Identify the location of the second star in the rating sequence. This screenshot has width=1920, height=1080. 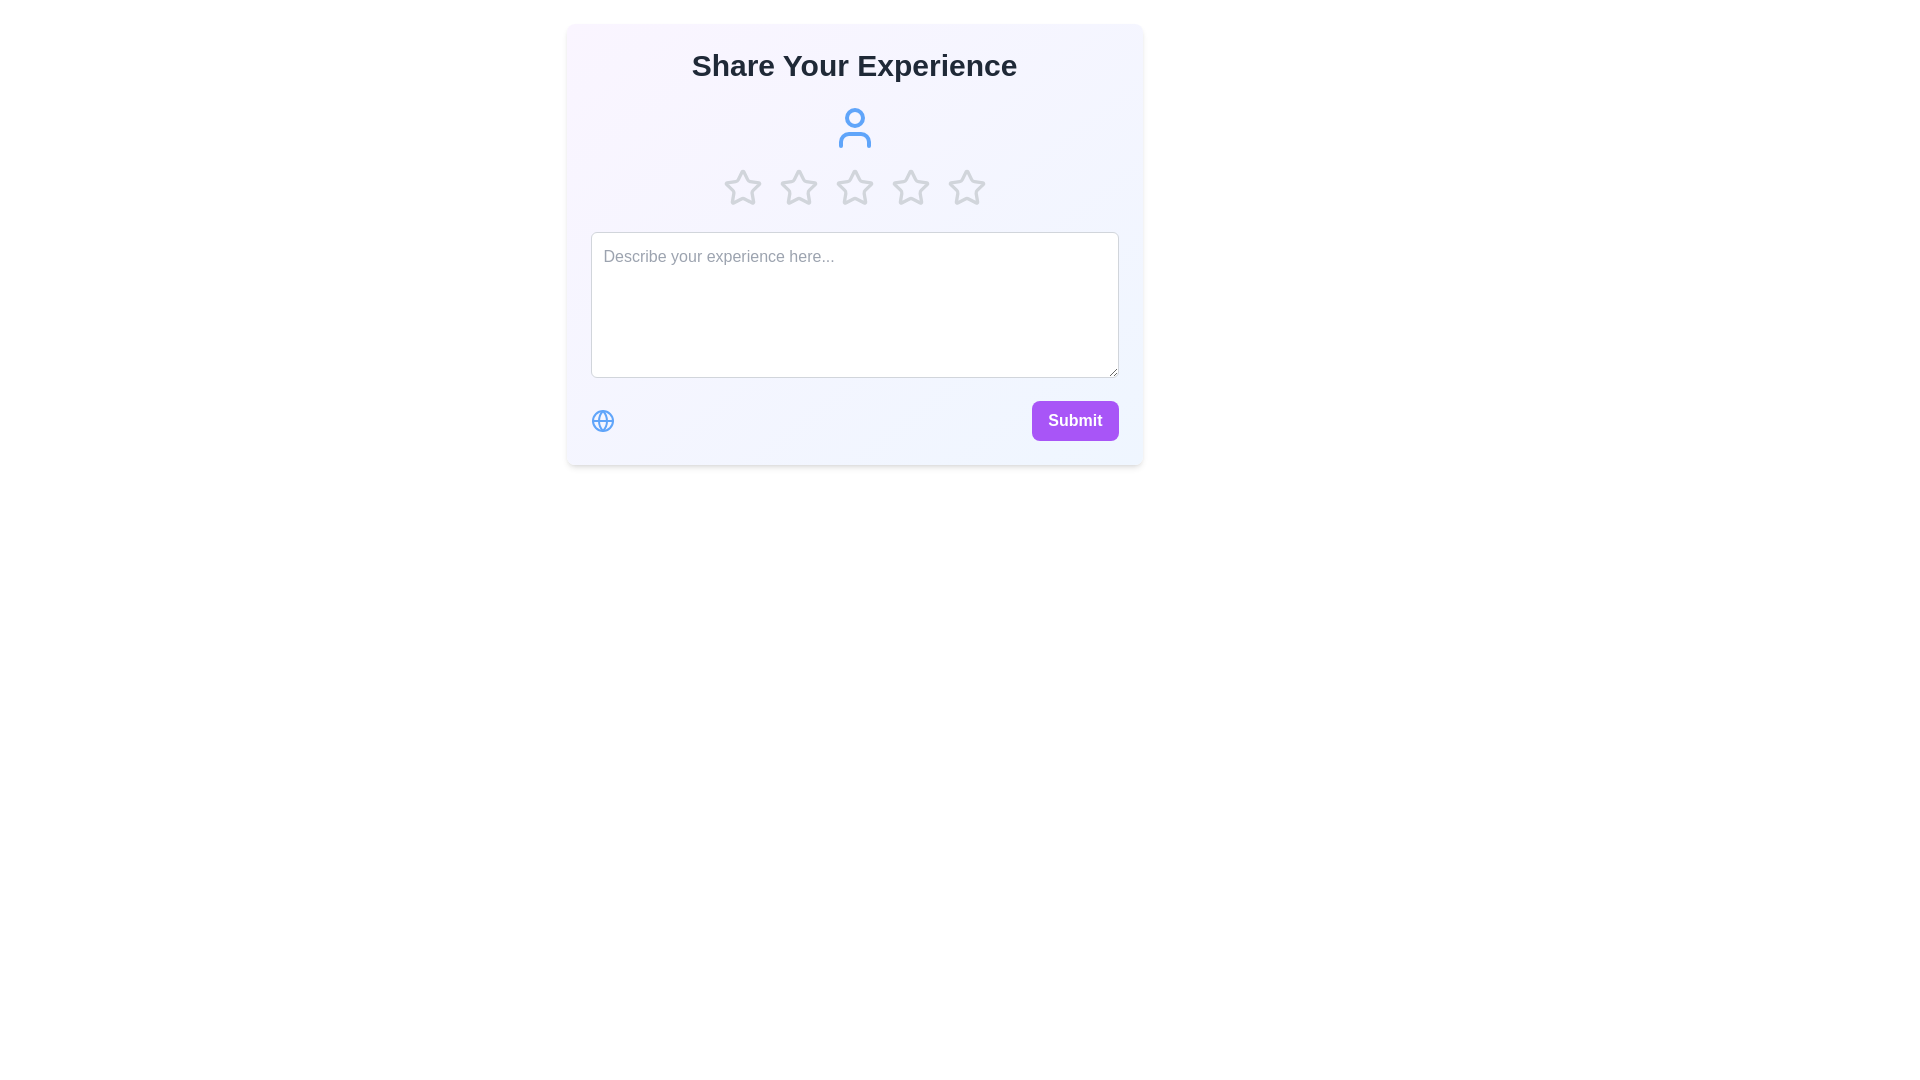
(797, 187).